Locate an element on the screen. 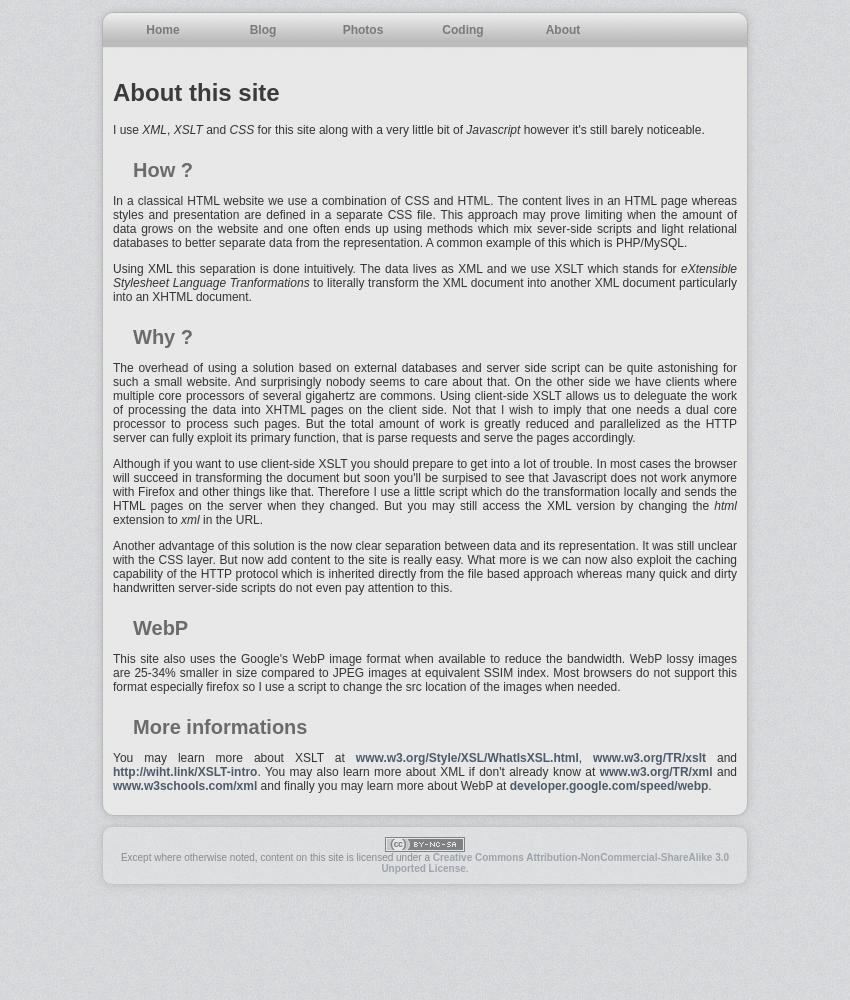  'The overhead of using a solution based on external databases and server side script can be quite astonishing for such a small website. And surprisingly nobody seems to care about that. On the other side we have clients where multiple core processors of several gigahertz are commons. Using client-side XSLT allows us to deleguate the work of processing the data into XHTML pages on the client side. Not that I wish to imply that one needs a dual core processor to process such pages. But the total amount of work is greatly reduced and parallelized as the HTTP server can fully exploit its primary function, that is parse requests and serve the pages accordingly.' is located at coordinates (111, 403).